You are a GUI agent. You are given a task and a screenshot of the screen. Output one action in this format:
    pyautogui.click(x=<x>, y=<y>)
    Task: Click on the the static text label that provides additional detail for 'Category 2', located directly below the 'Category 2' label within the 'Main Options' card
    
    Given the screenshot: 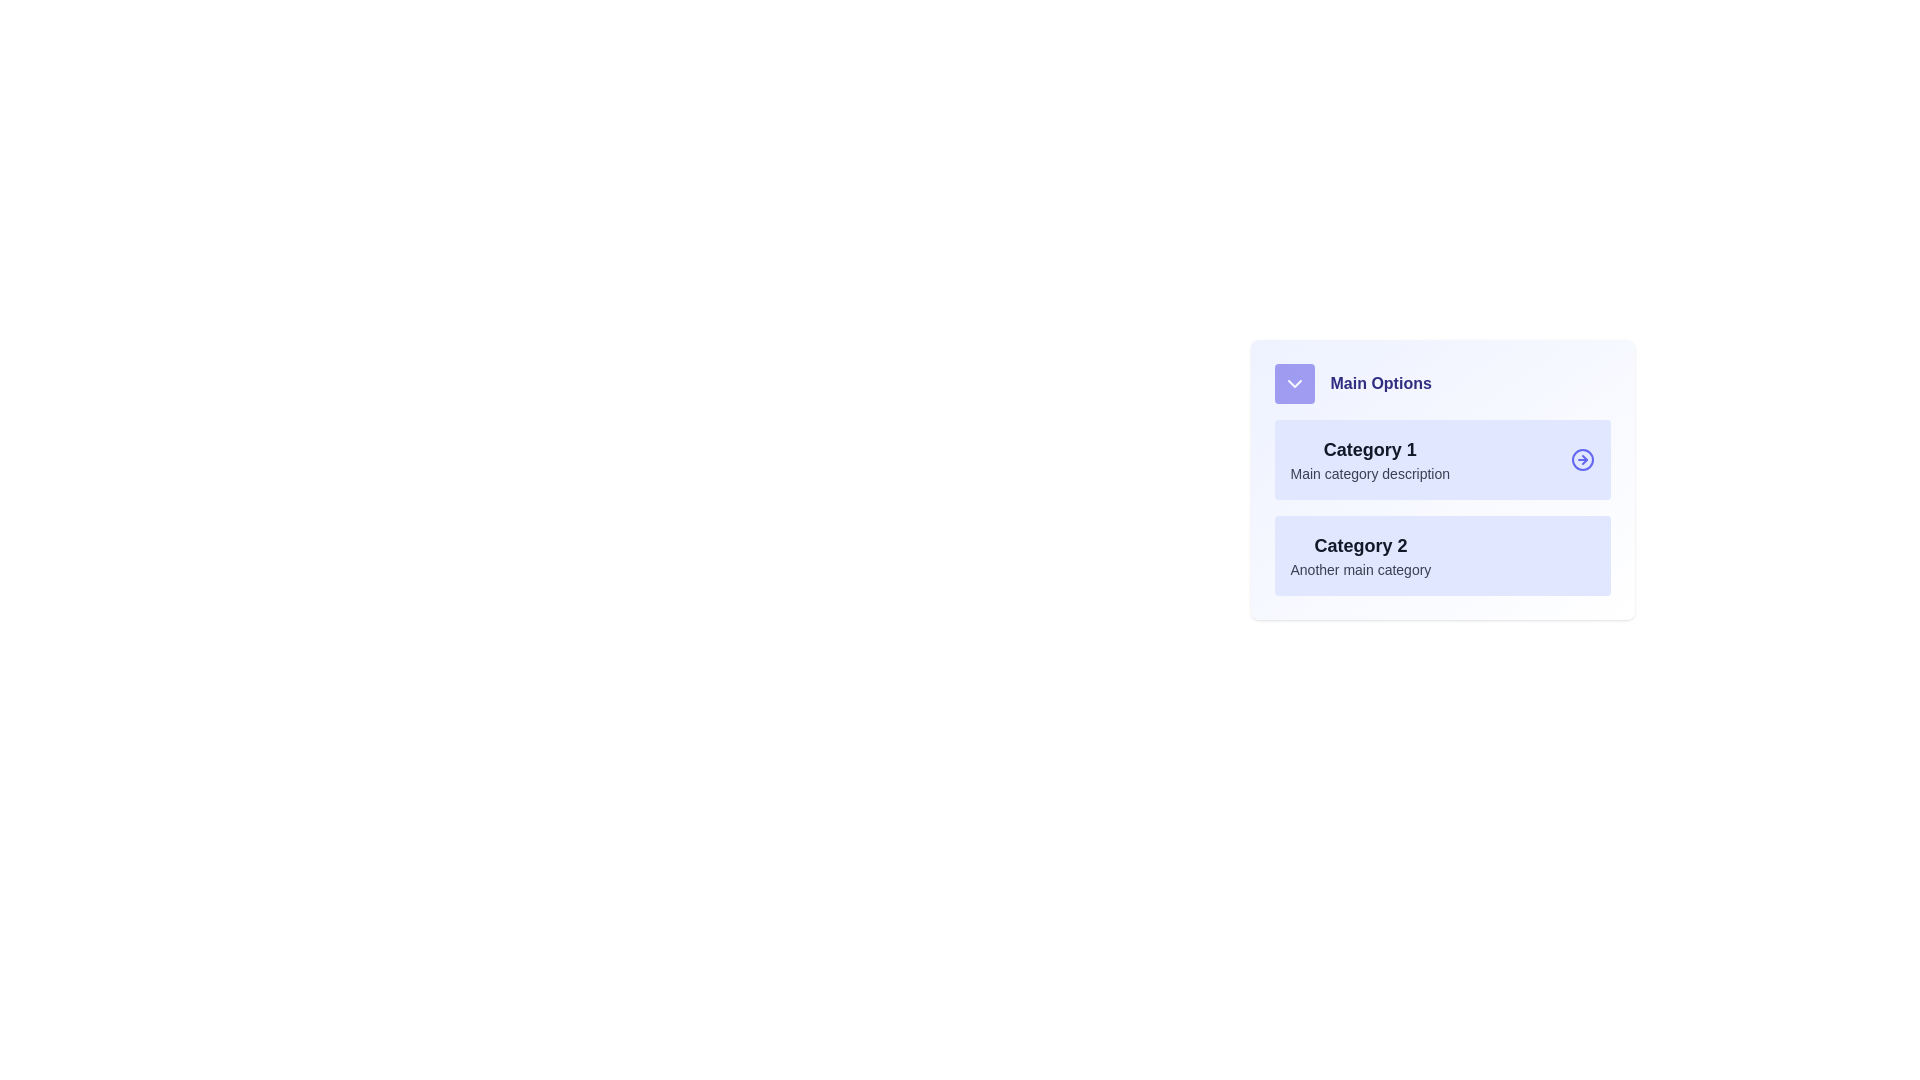 What is the action you would take?
    pyautogui.click(x=1360, y=570)
    